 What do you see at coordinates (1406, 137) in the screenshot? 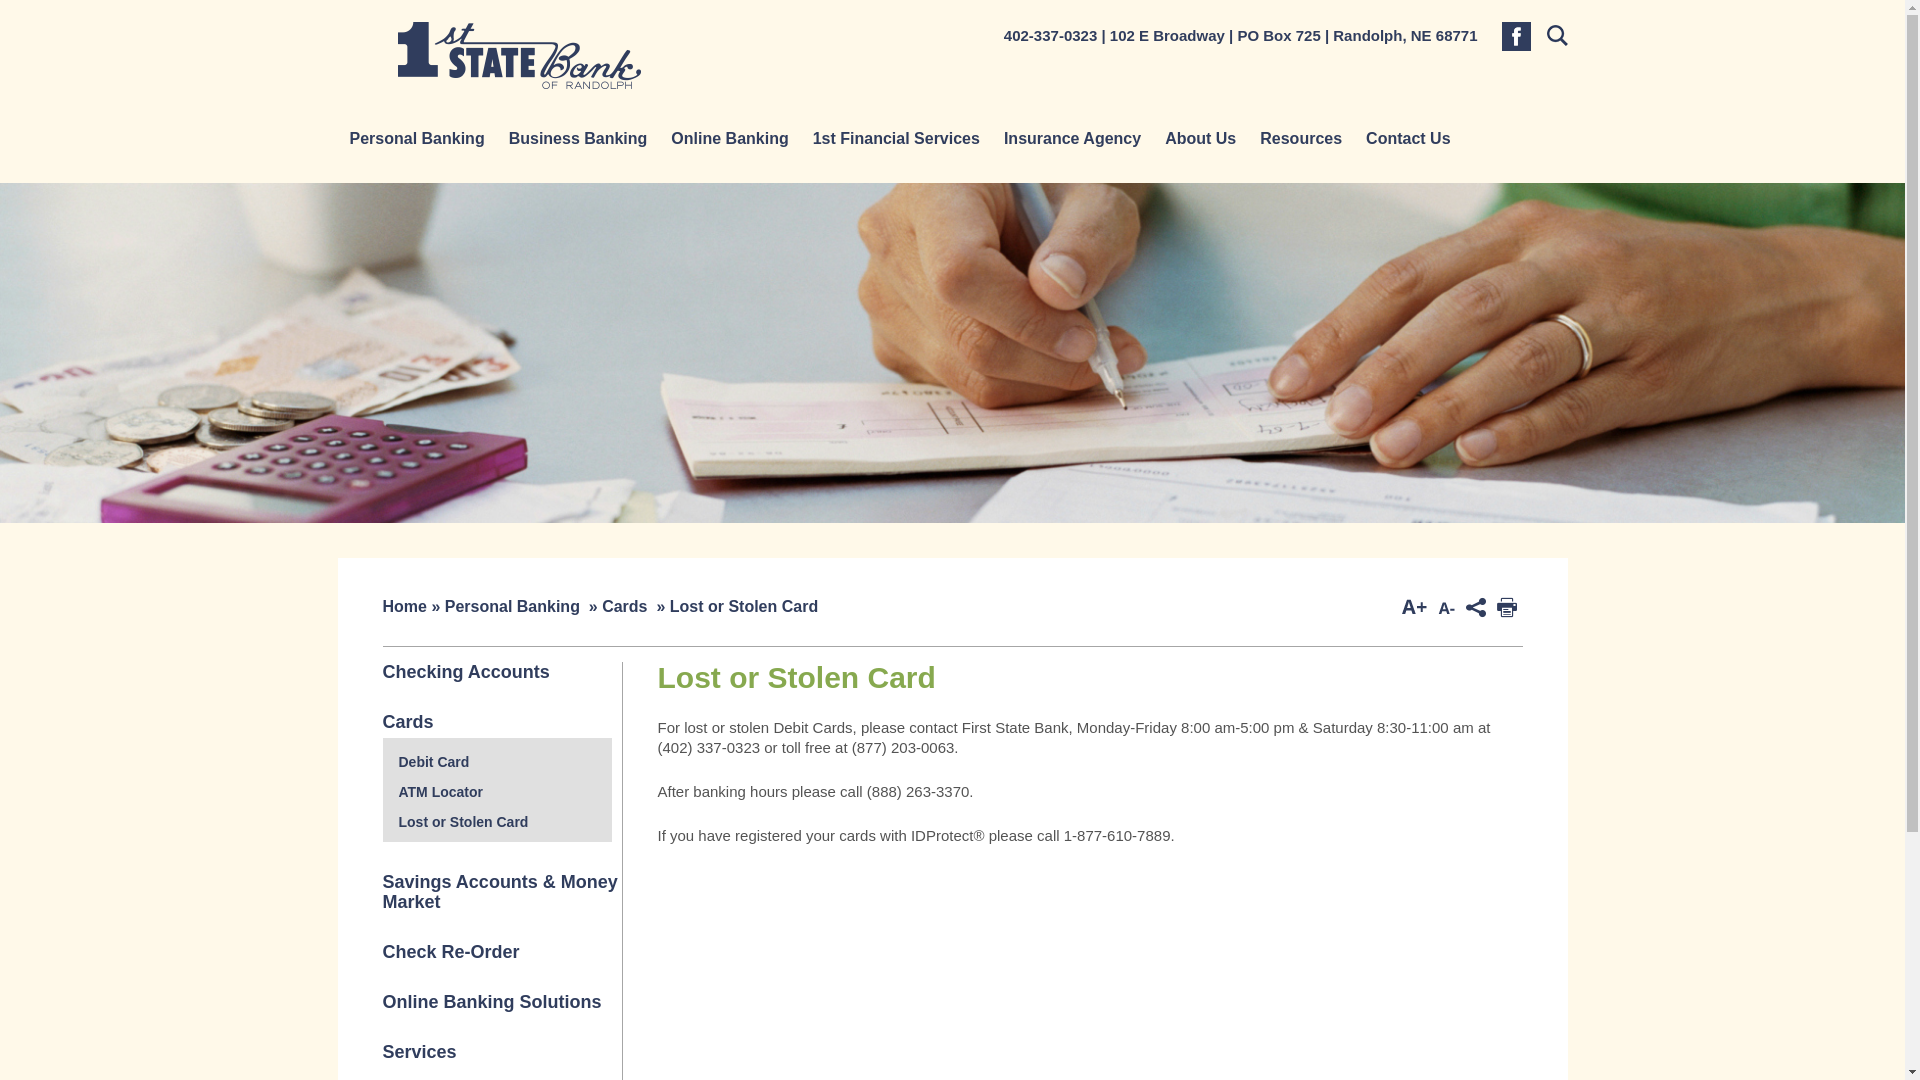
I see `'Contact Us'` at bounding box center [1406, 137].